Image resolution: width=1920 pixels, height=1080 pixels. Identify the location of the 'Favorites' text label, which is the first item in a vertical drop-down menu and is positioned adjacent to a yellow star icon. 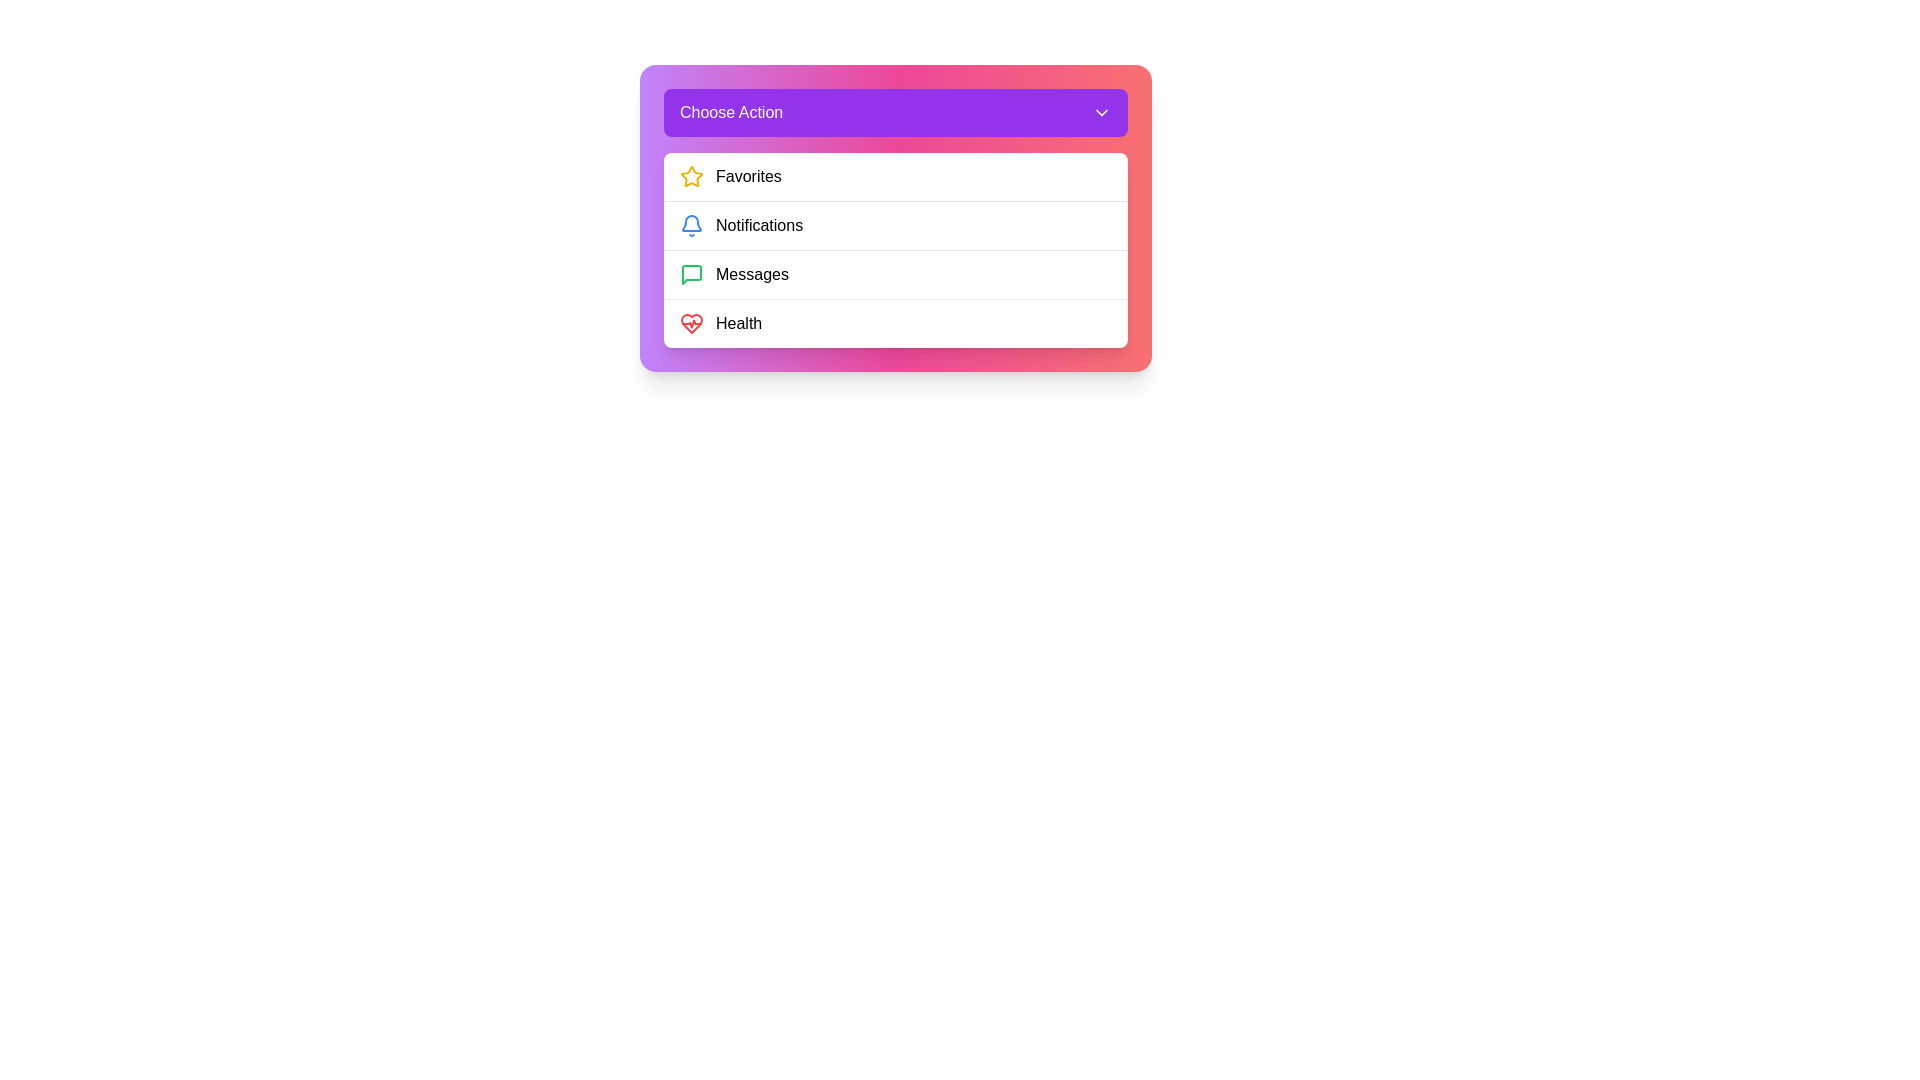
(747, 176).